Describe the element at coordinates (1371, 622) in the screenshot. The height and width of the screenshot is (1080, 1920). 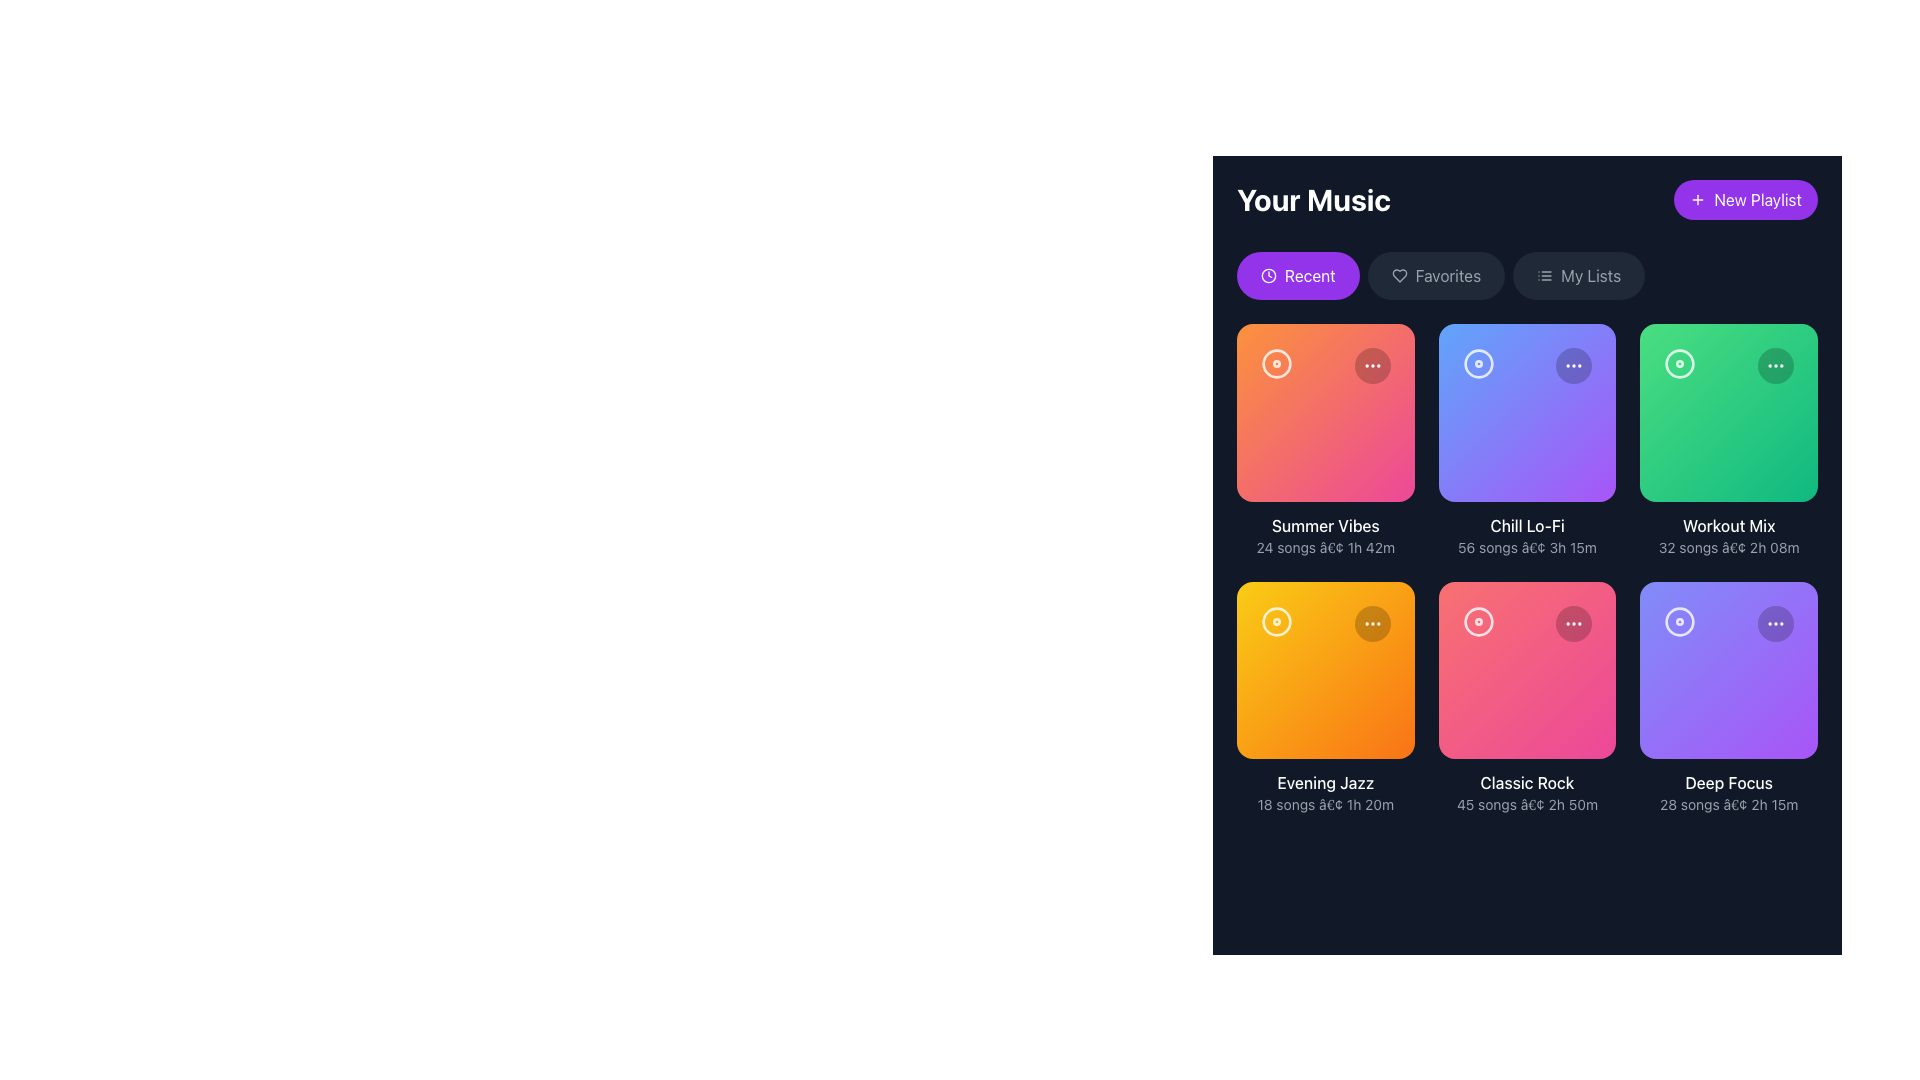
I see `the menu button located at the upper-right corner of the 'Evening Jazz' card` at that location.